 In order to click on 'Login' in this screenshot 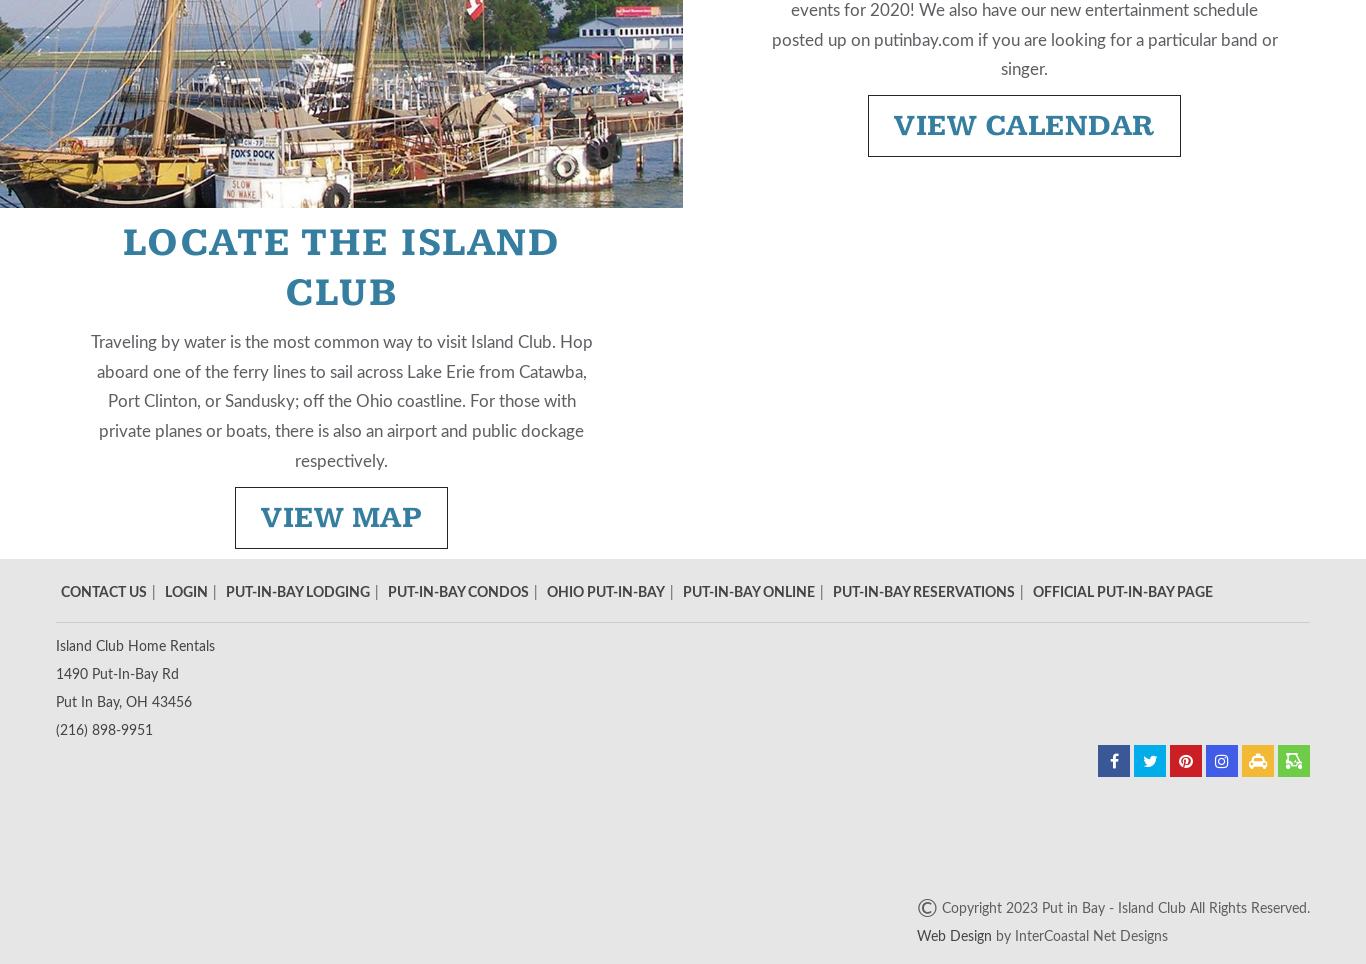, I will do `click(185, 590)`.